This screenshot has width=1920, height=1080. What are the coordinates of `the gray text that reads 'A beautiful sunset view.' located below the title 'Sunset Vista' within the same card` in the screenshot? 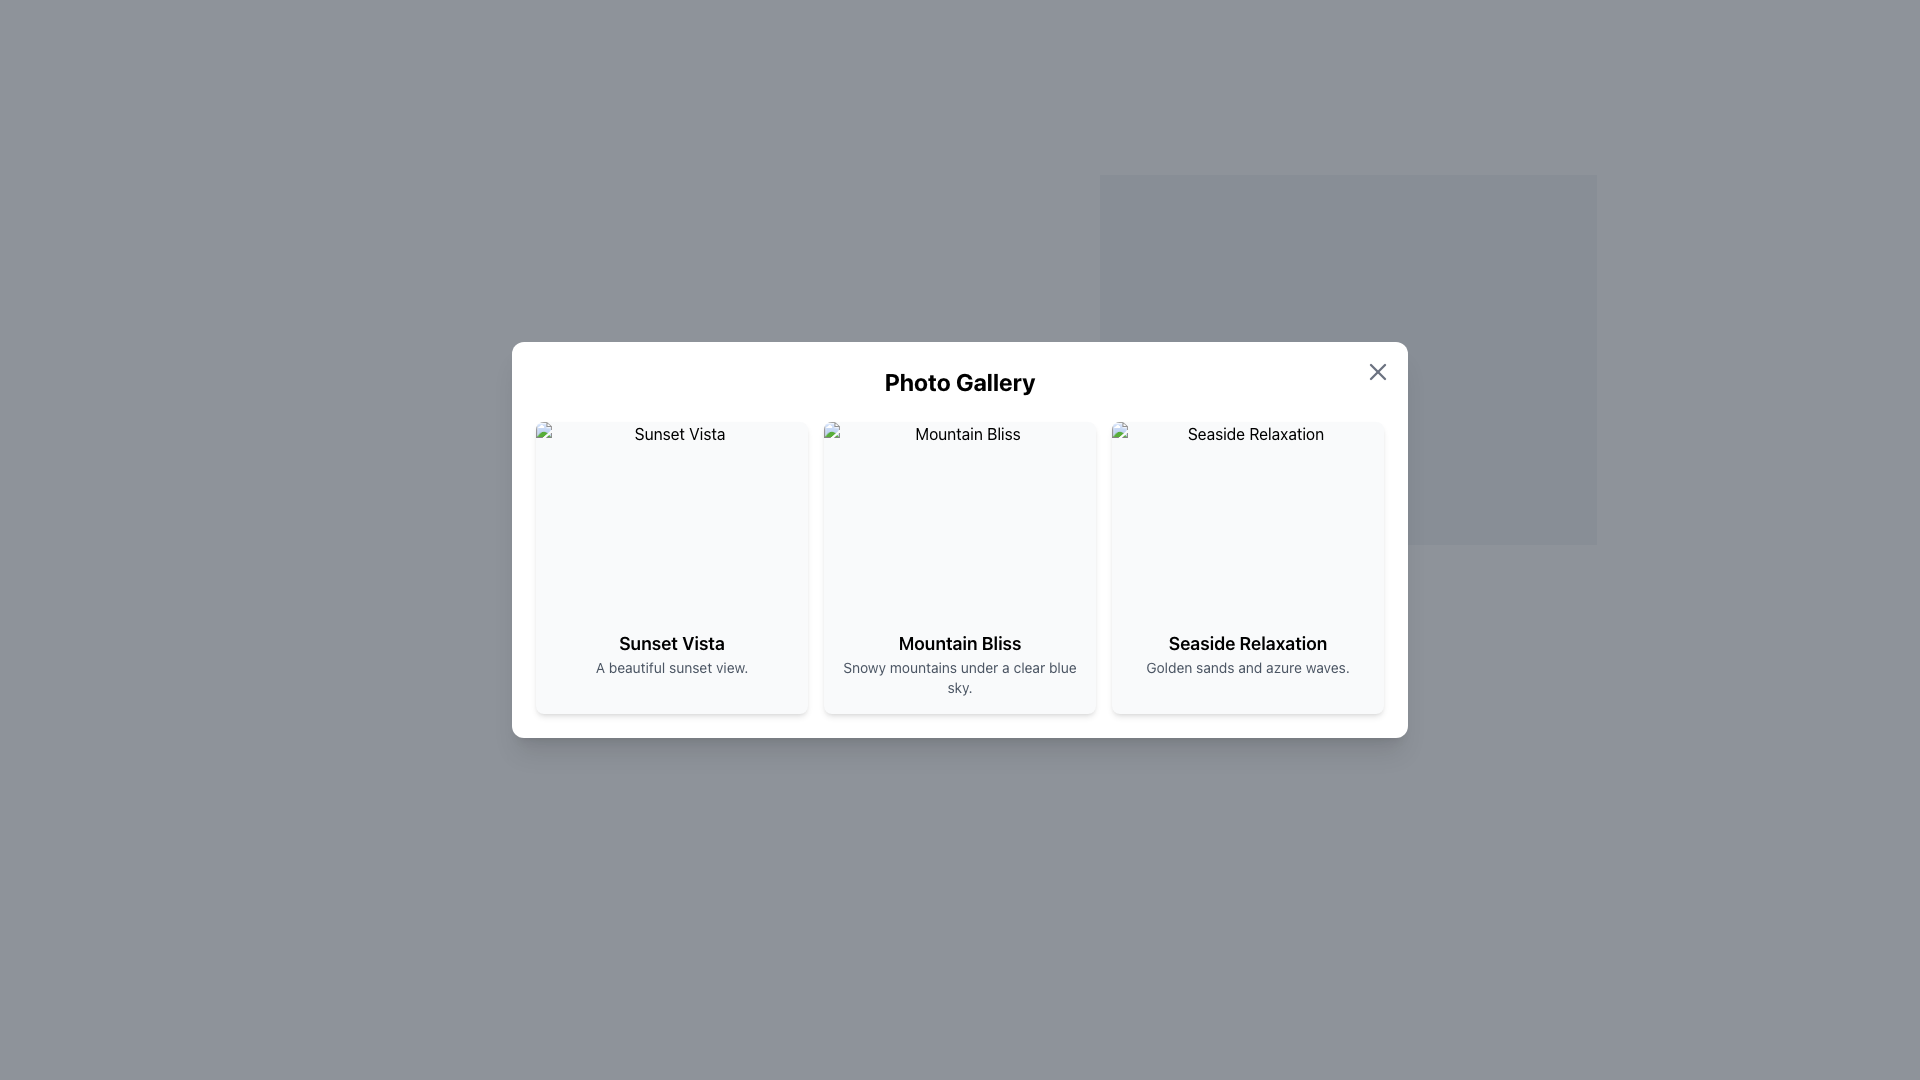 It's located at (672, 667).